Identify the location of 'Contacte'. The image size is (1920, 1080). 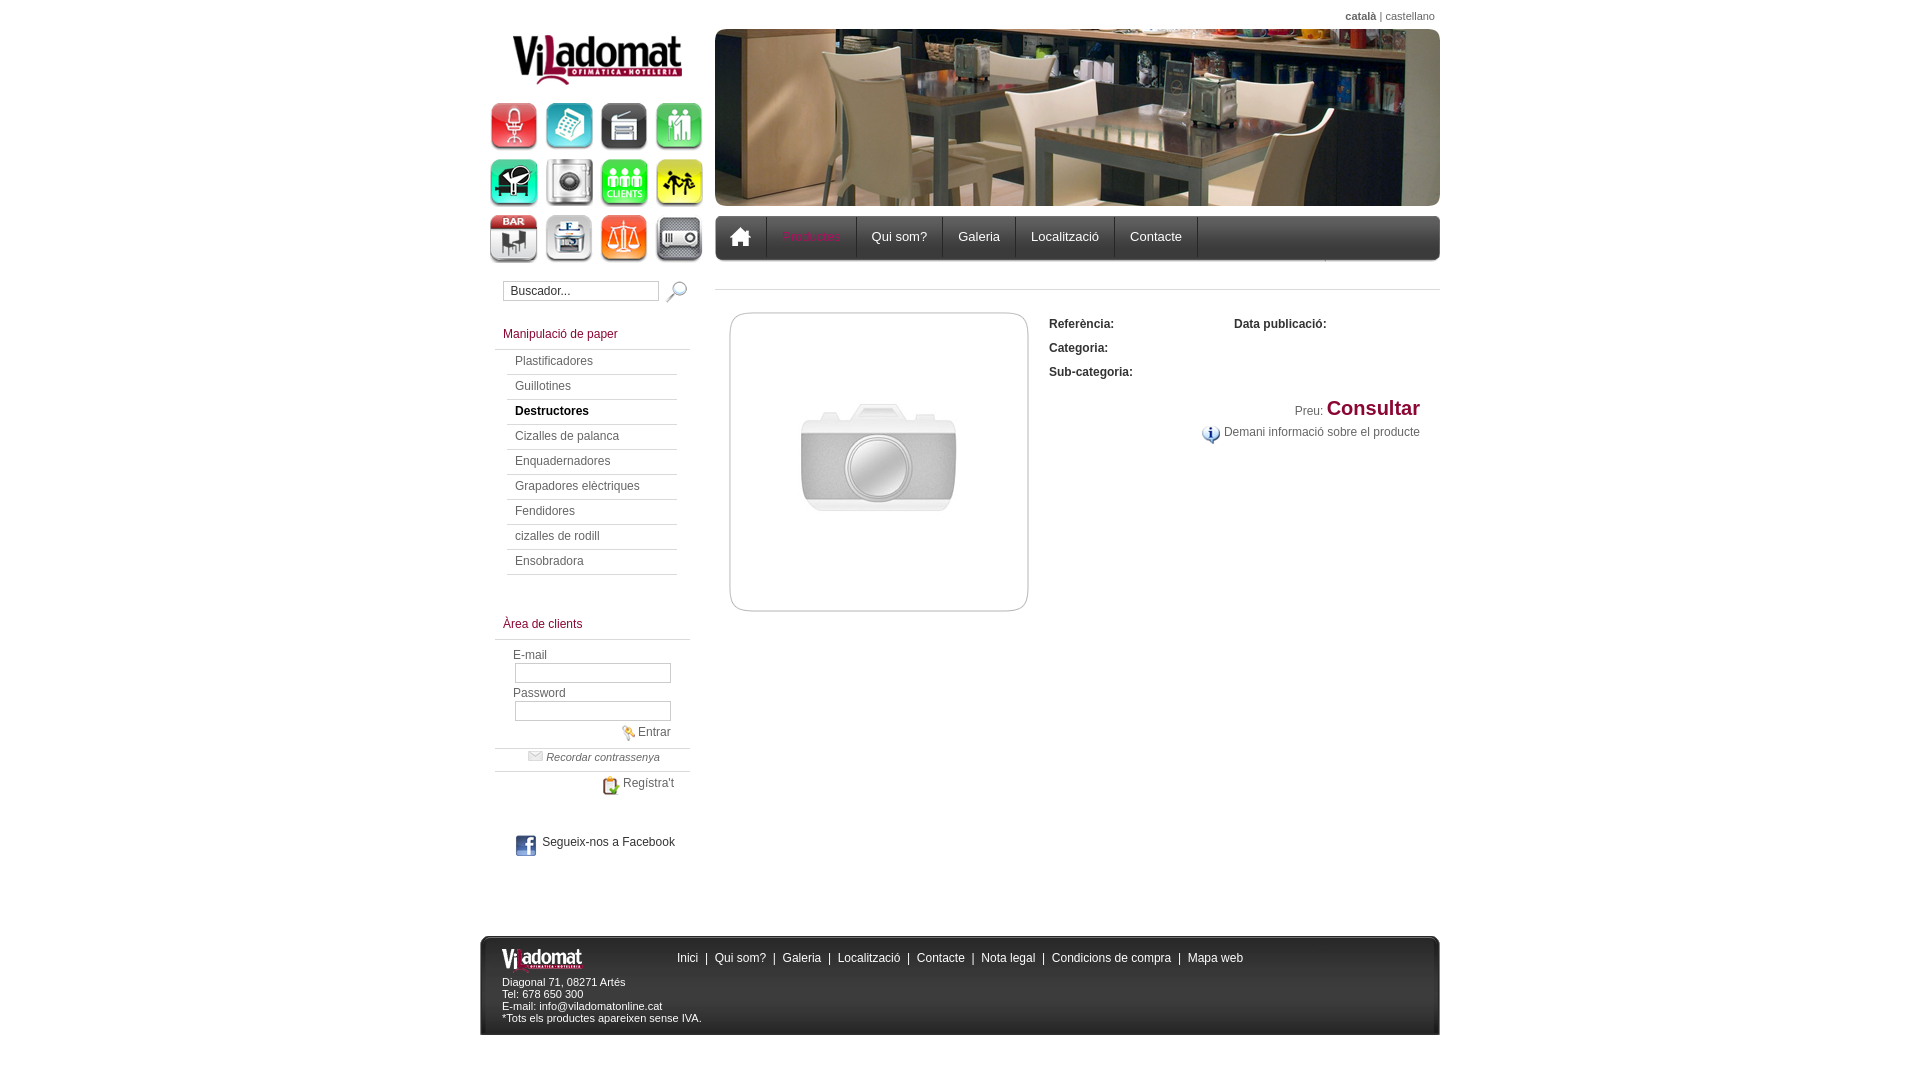
(939, 956).